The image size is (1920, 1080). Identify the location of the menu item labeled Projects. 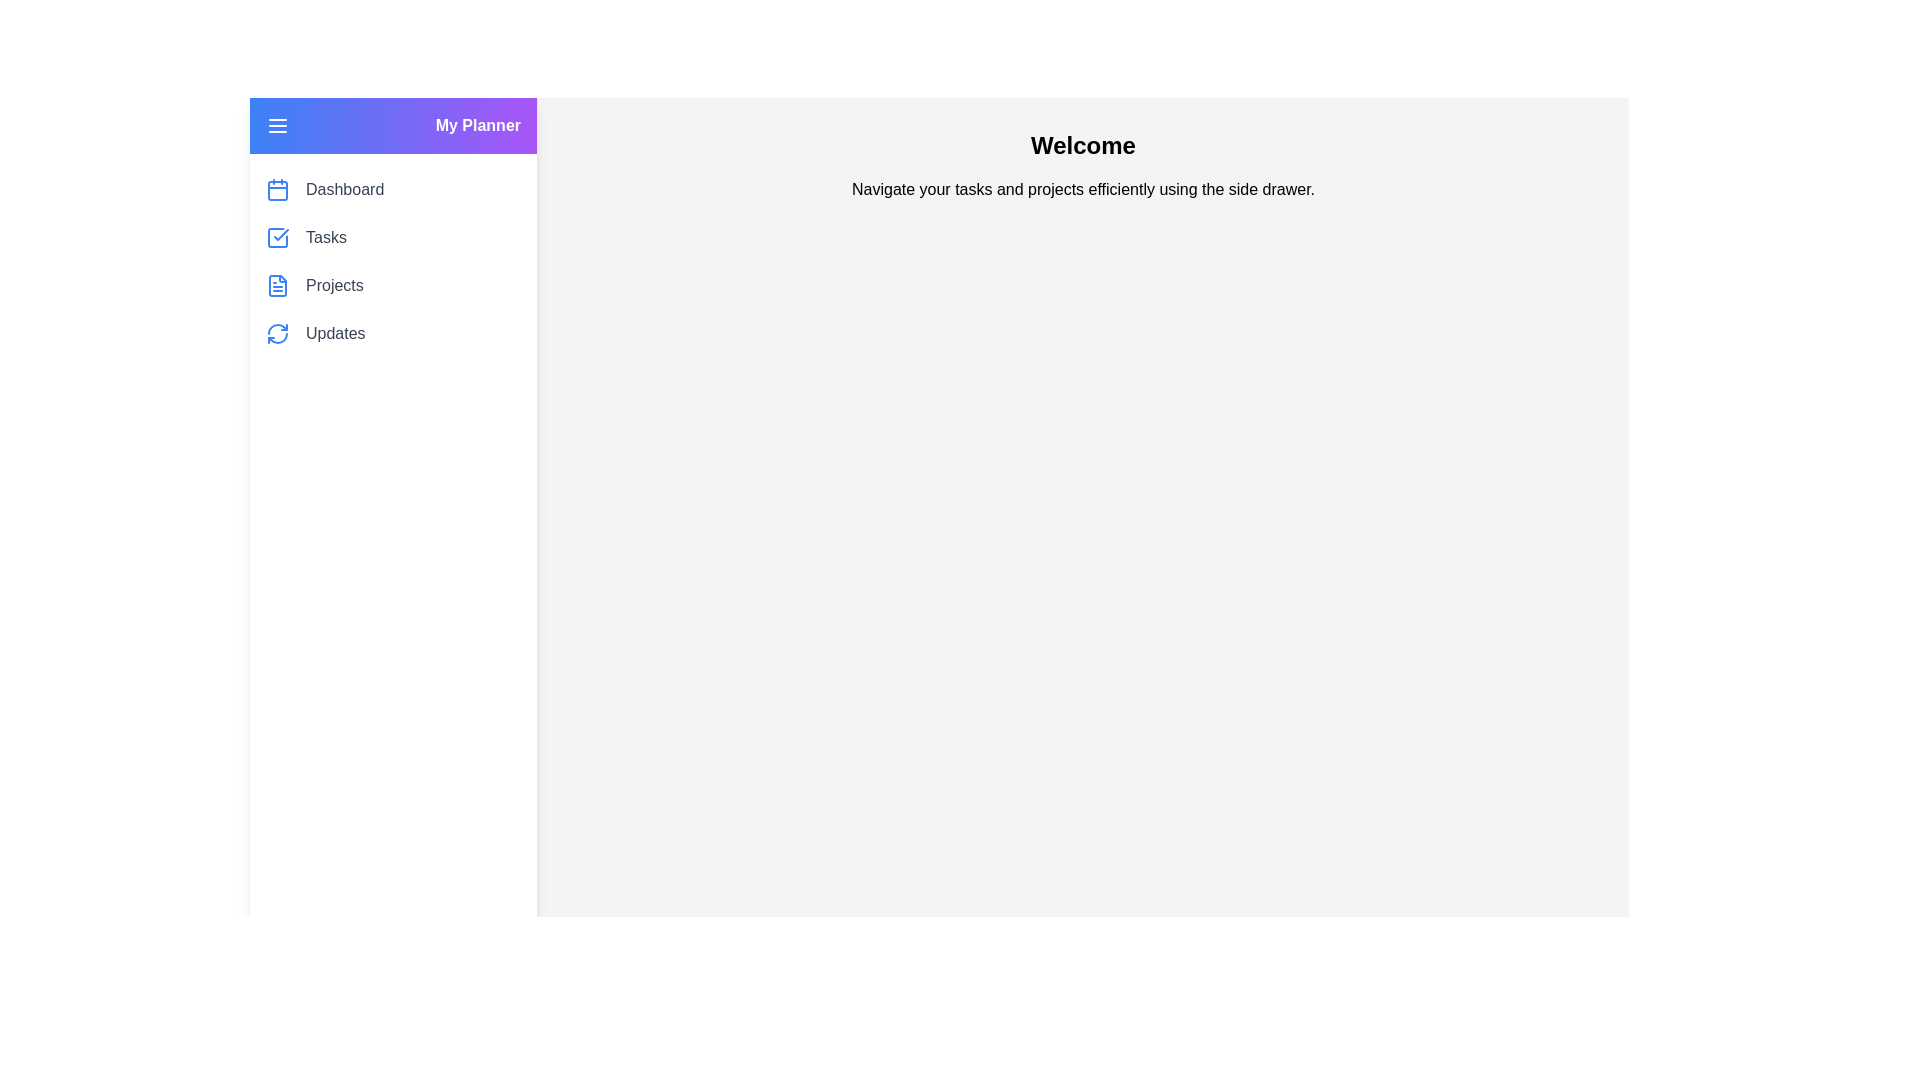
(334, 285).